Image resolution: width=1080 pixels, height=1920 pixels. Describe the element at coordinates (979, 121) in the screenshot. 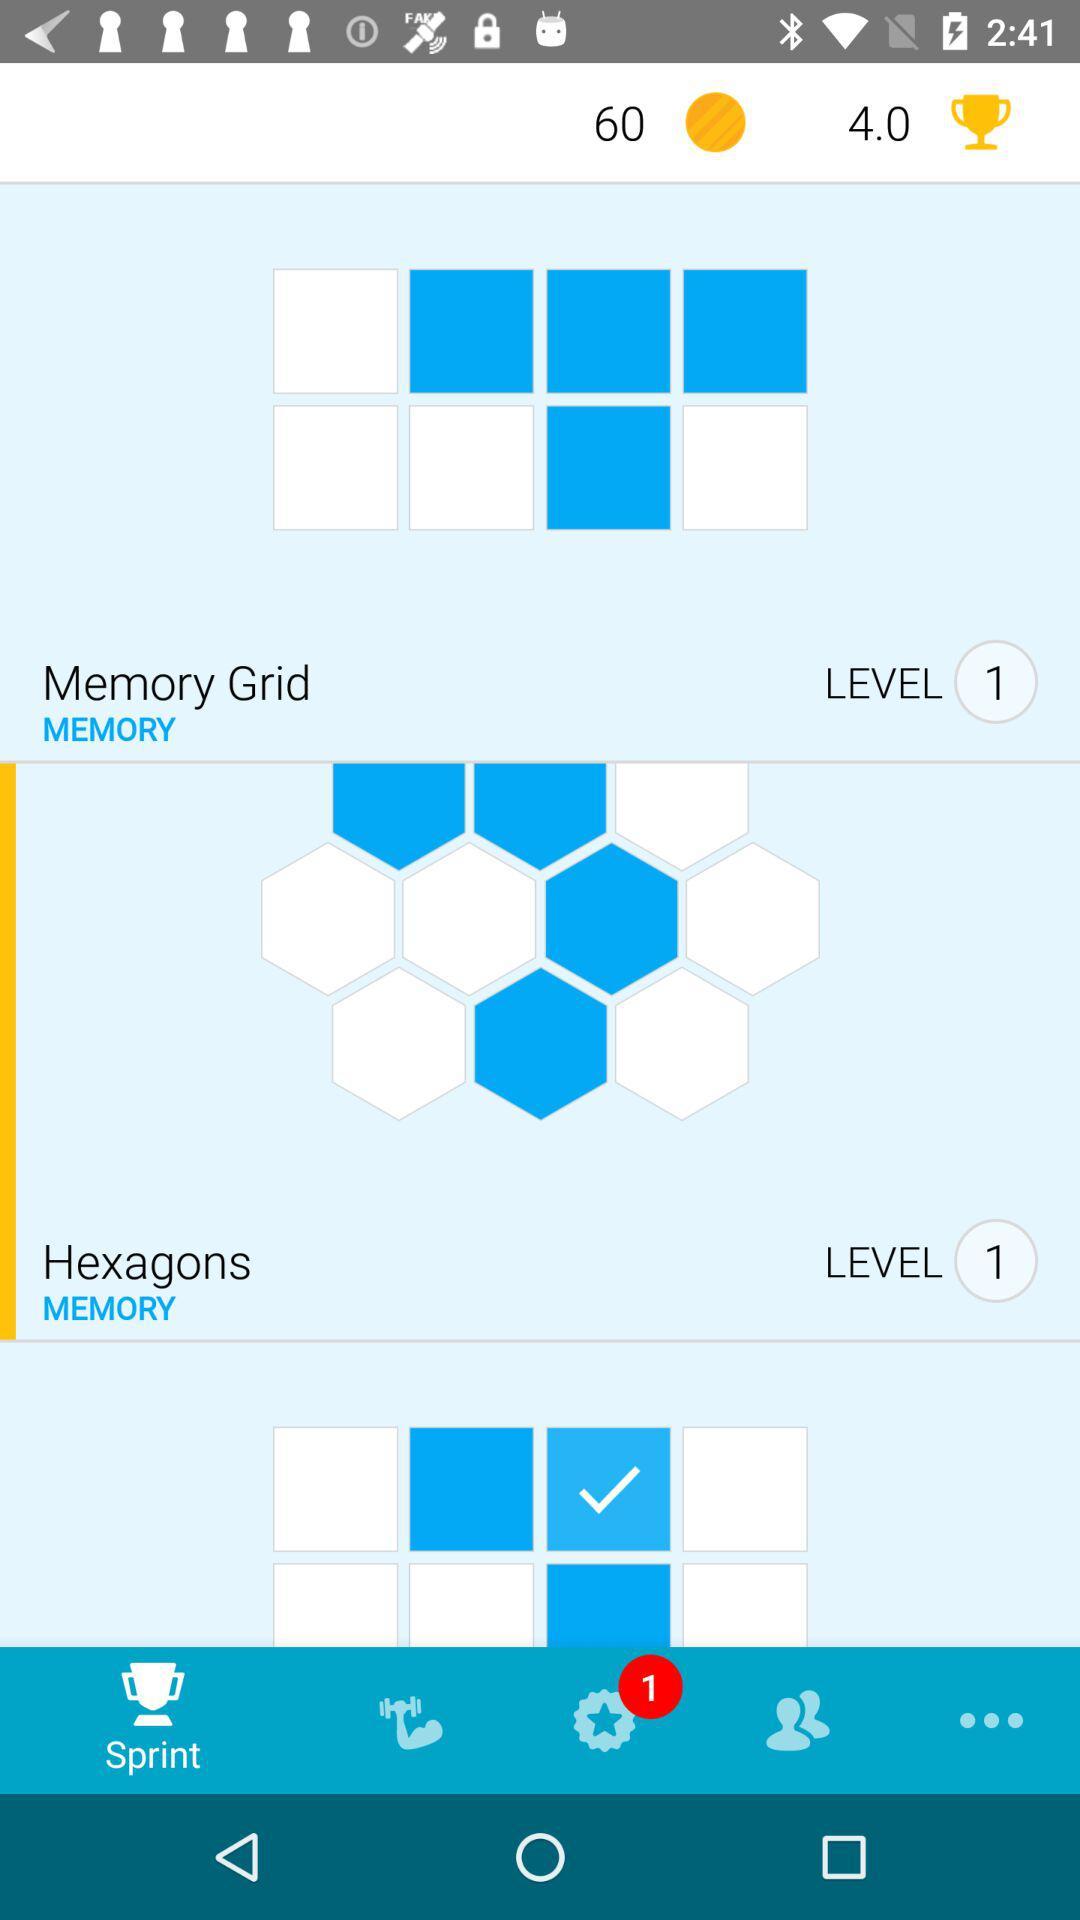

I see `my trophies` at that location.